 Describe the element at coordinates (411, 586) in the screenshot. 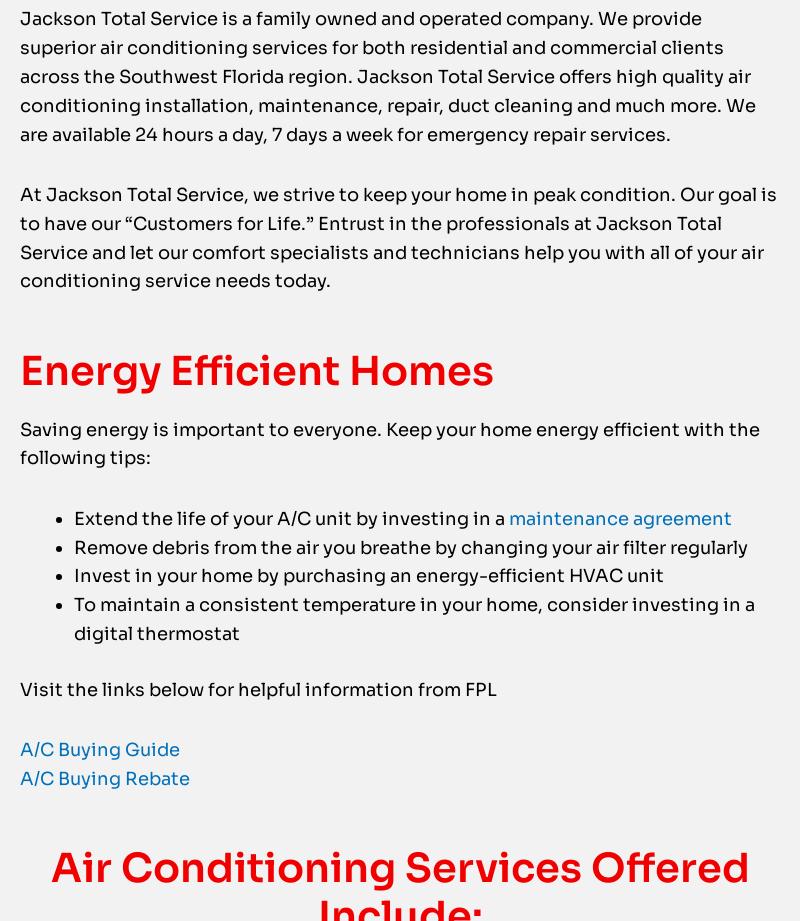

I see `'Remove debris from the air you breathe by changing your air filter regularly'` at that location.